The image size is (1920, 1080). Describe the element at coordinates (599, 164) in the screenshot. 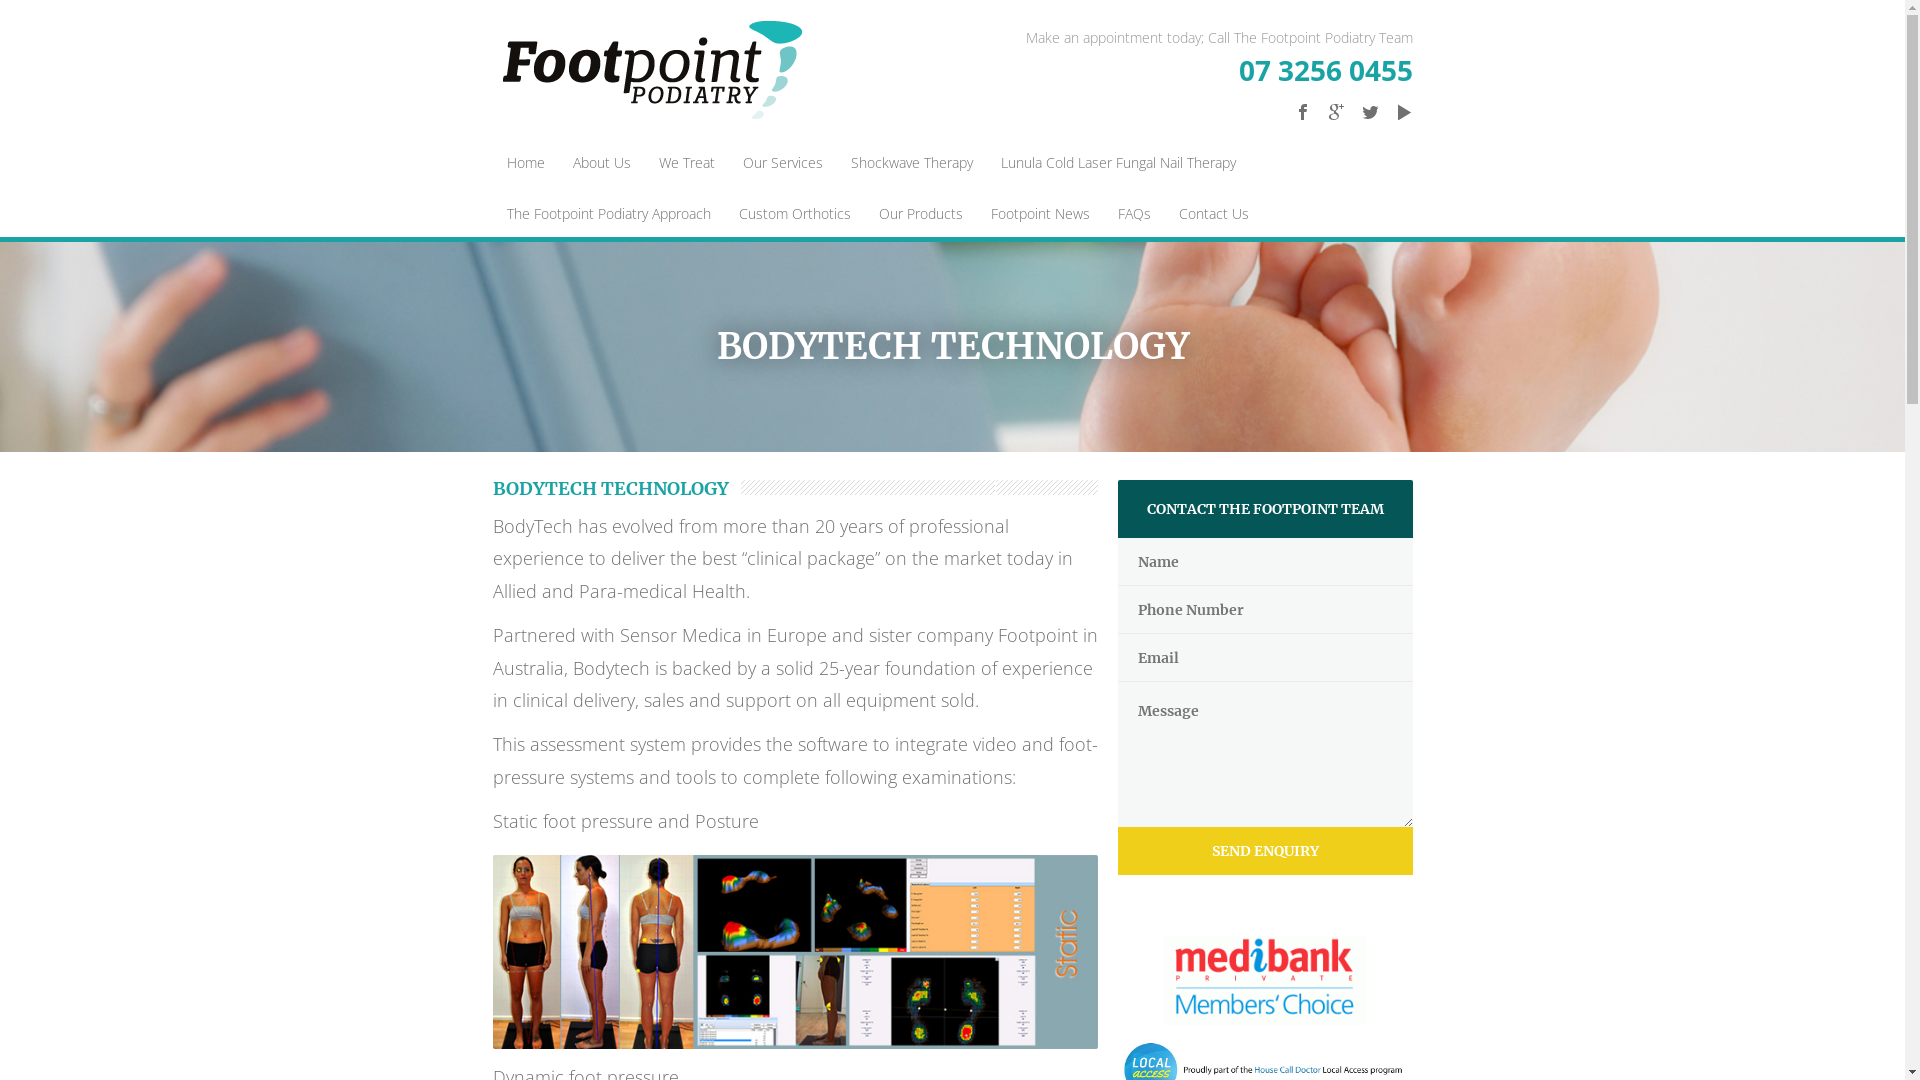

I see `'About Us'` at that location.